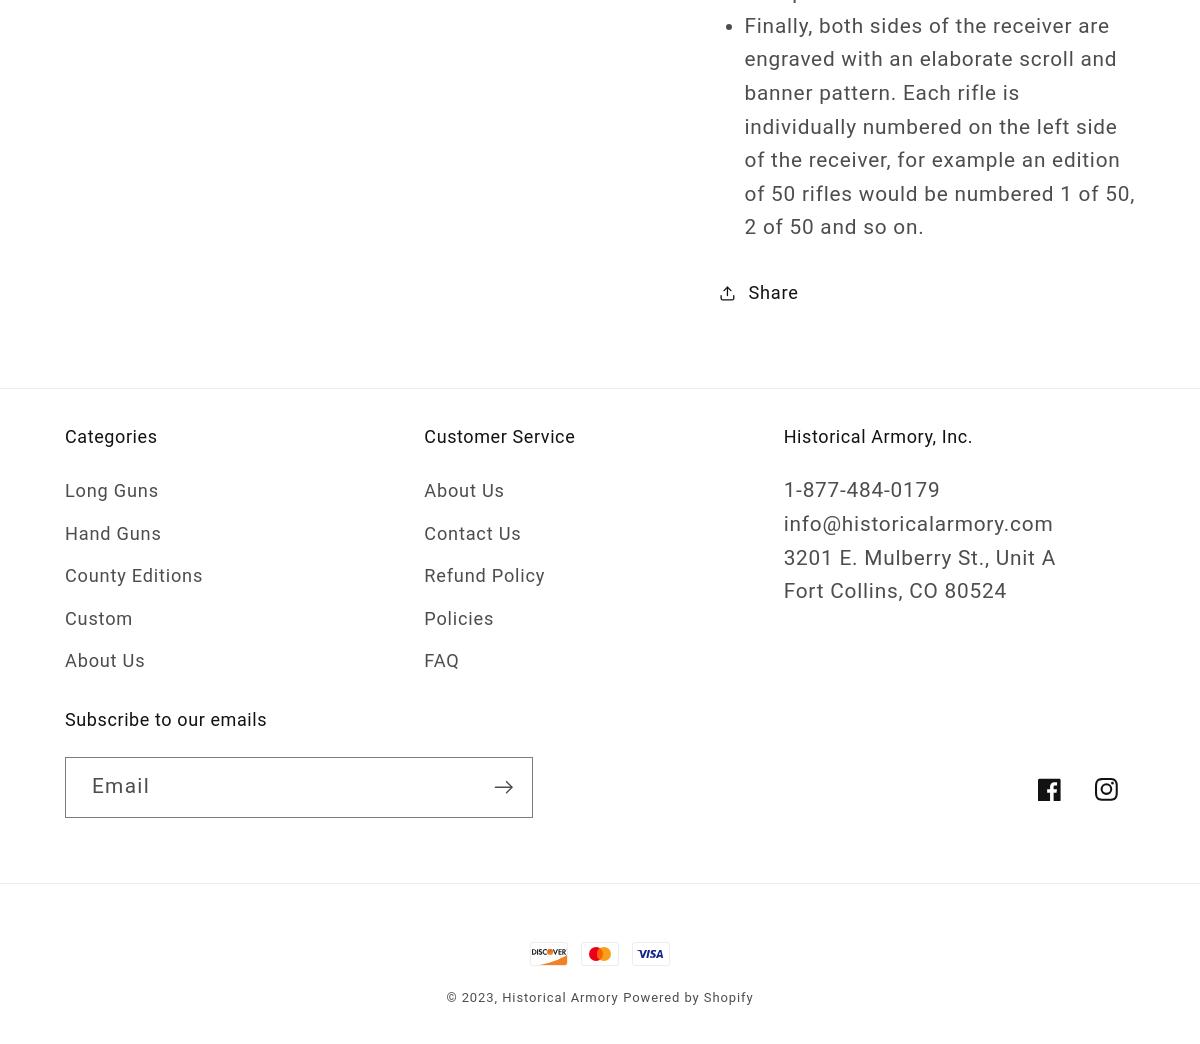  What do you see at coordinates (782, 522) in the screenshot?
I see `'info@historicalarmory.com'` at bounding box center [782, 522].